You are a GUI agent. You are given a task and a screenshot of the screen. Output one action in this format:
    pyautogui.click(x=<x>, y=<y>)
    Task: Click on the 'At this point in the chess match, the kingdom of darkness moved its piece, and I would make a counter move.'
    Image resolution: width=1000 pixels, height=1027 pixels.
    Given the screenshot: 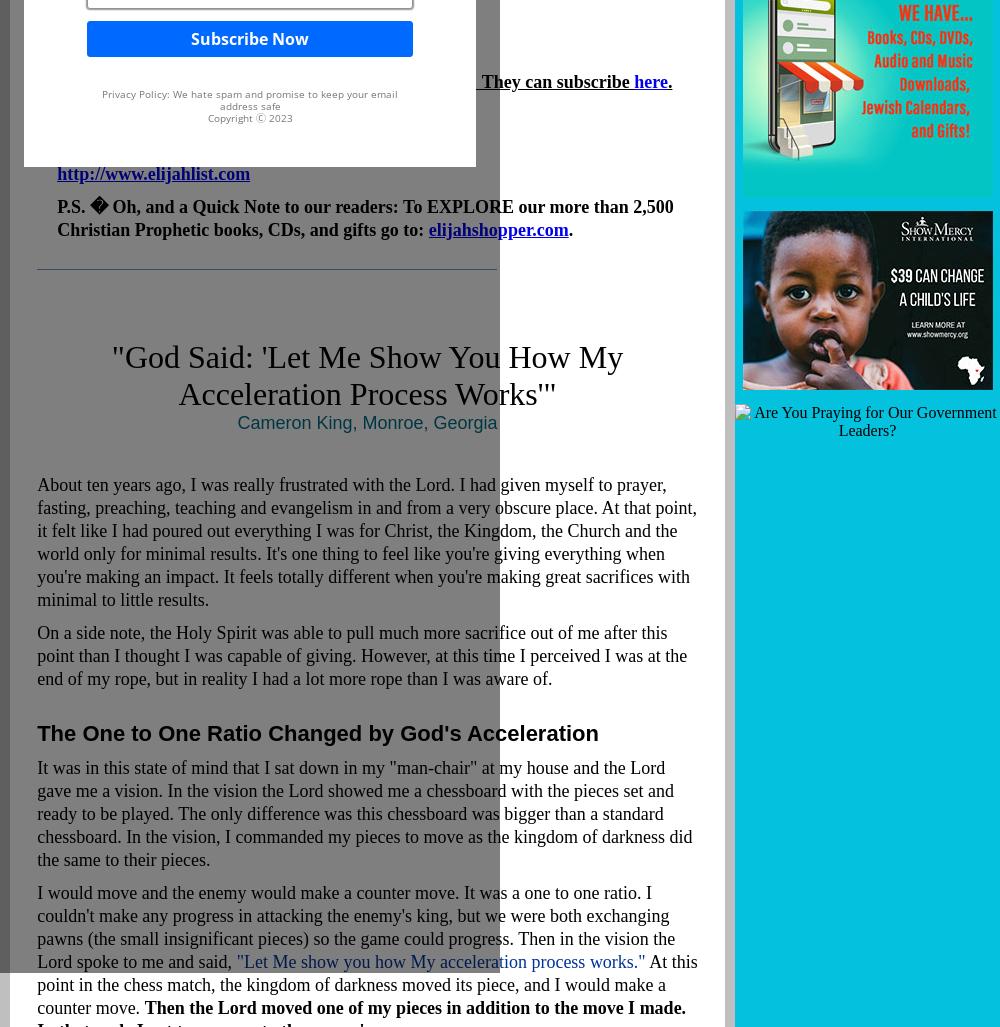 What is the action you would take?
    pyautogui.click(x=366, y=983)
    